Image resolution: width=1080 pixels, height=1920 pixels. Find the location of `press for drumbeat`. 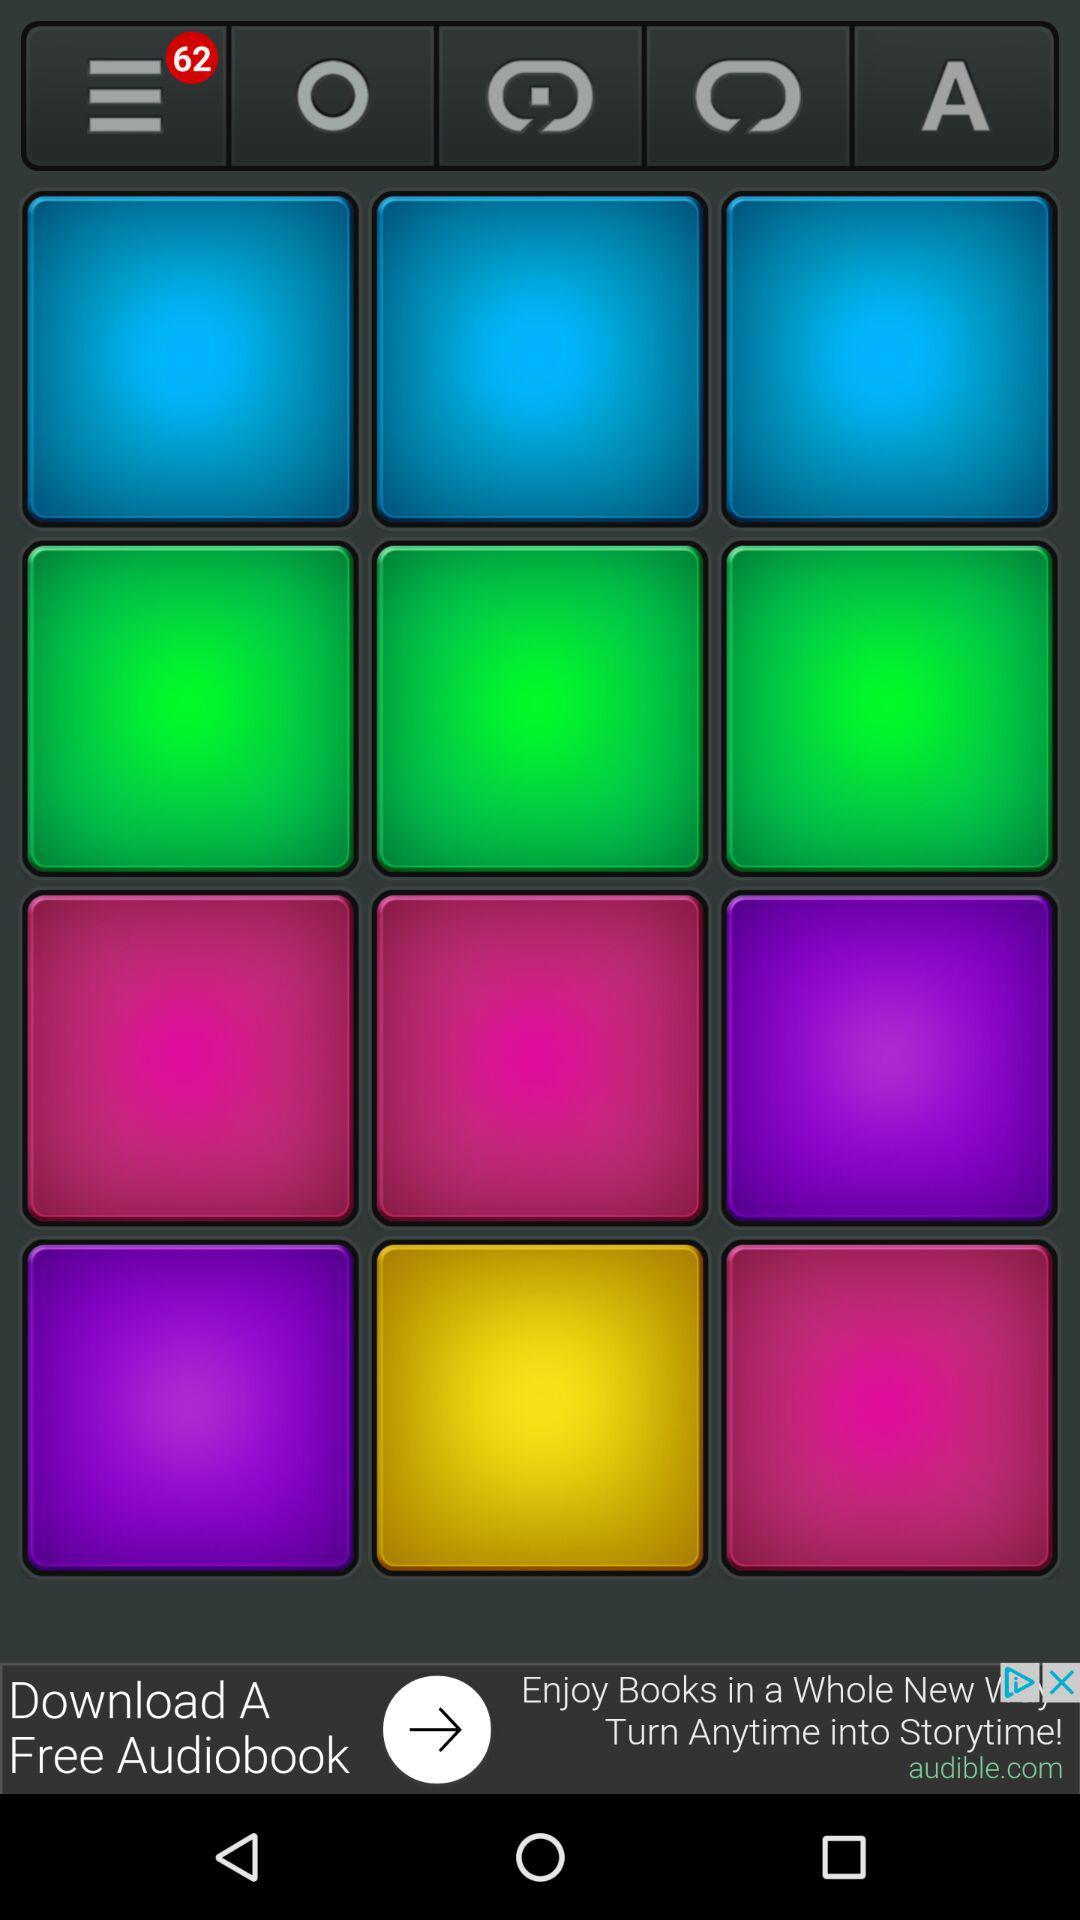

press for drumbeat is located at coordinates (540, 1406).